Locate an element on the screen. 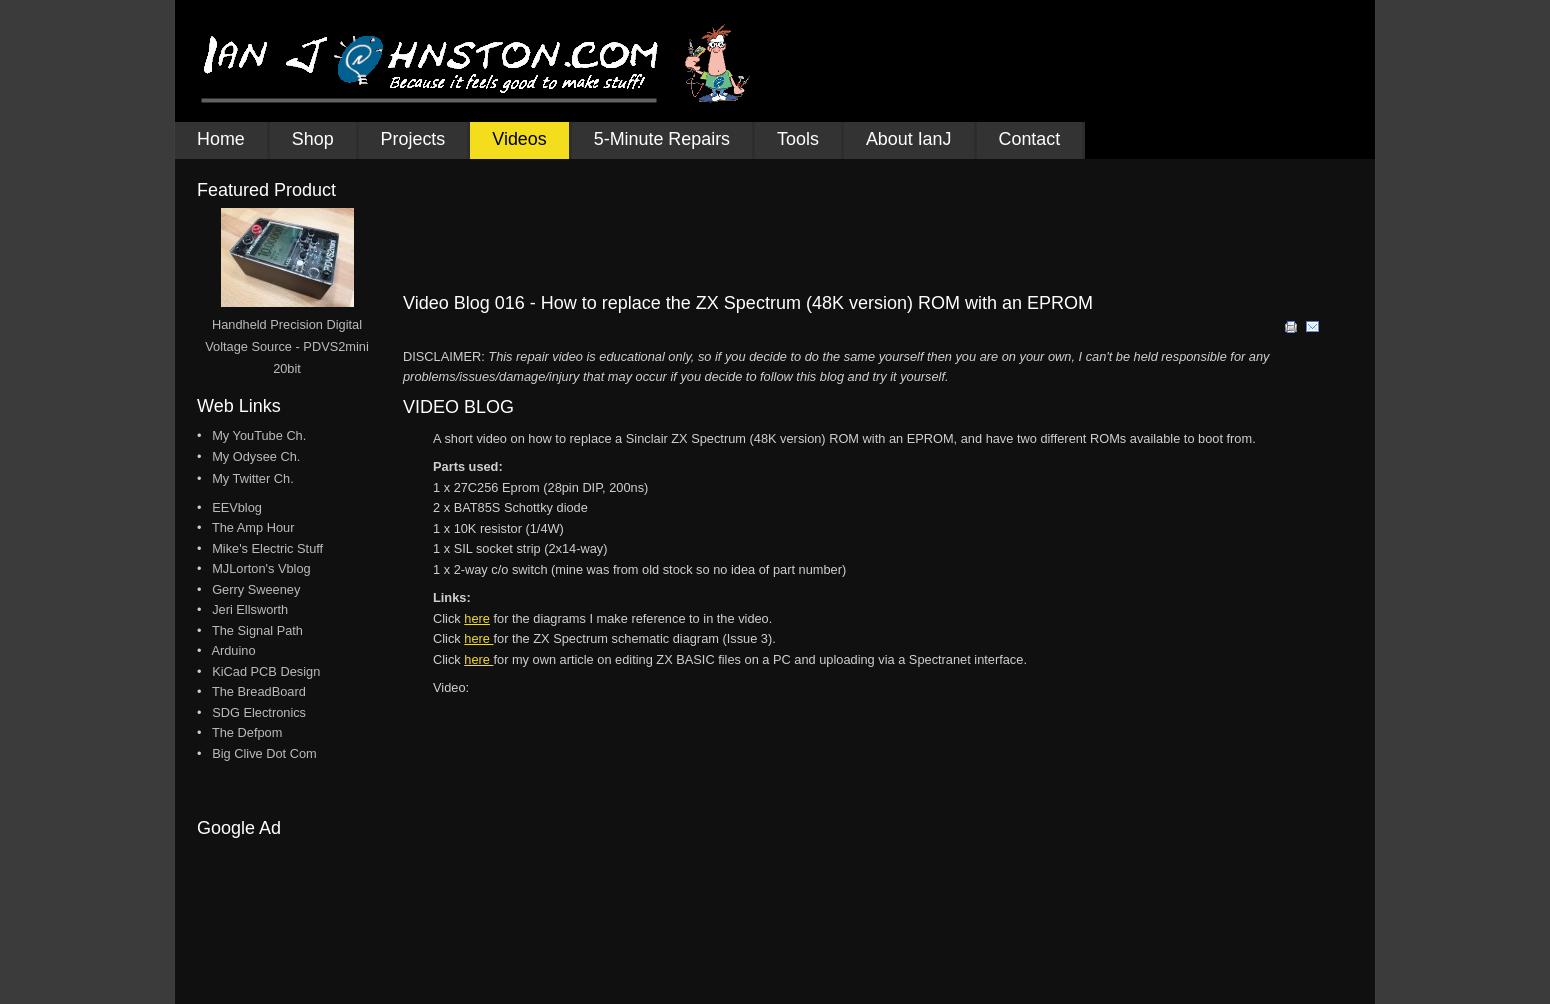 The width and height of the screenshot is (1550, 1004). '1 x 27C256 Eprom (28pin DIP, 200ns)' is located at coordinates (539, 485).